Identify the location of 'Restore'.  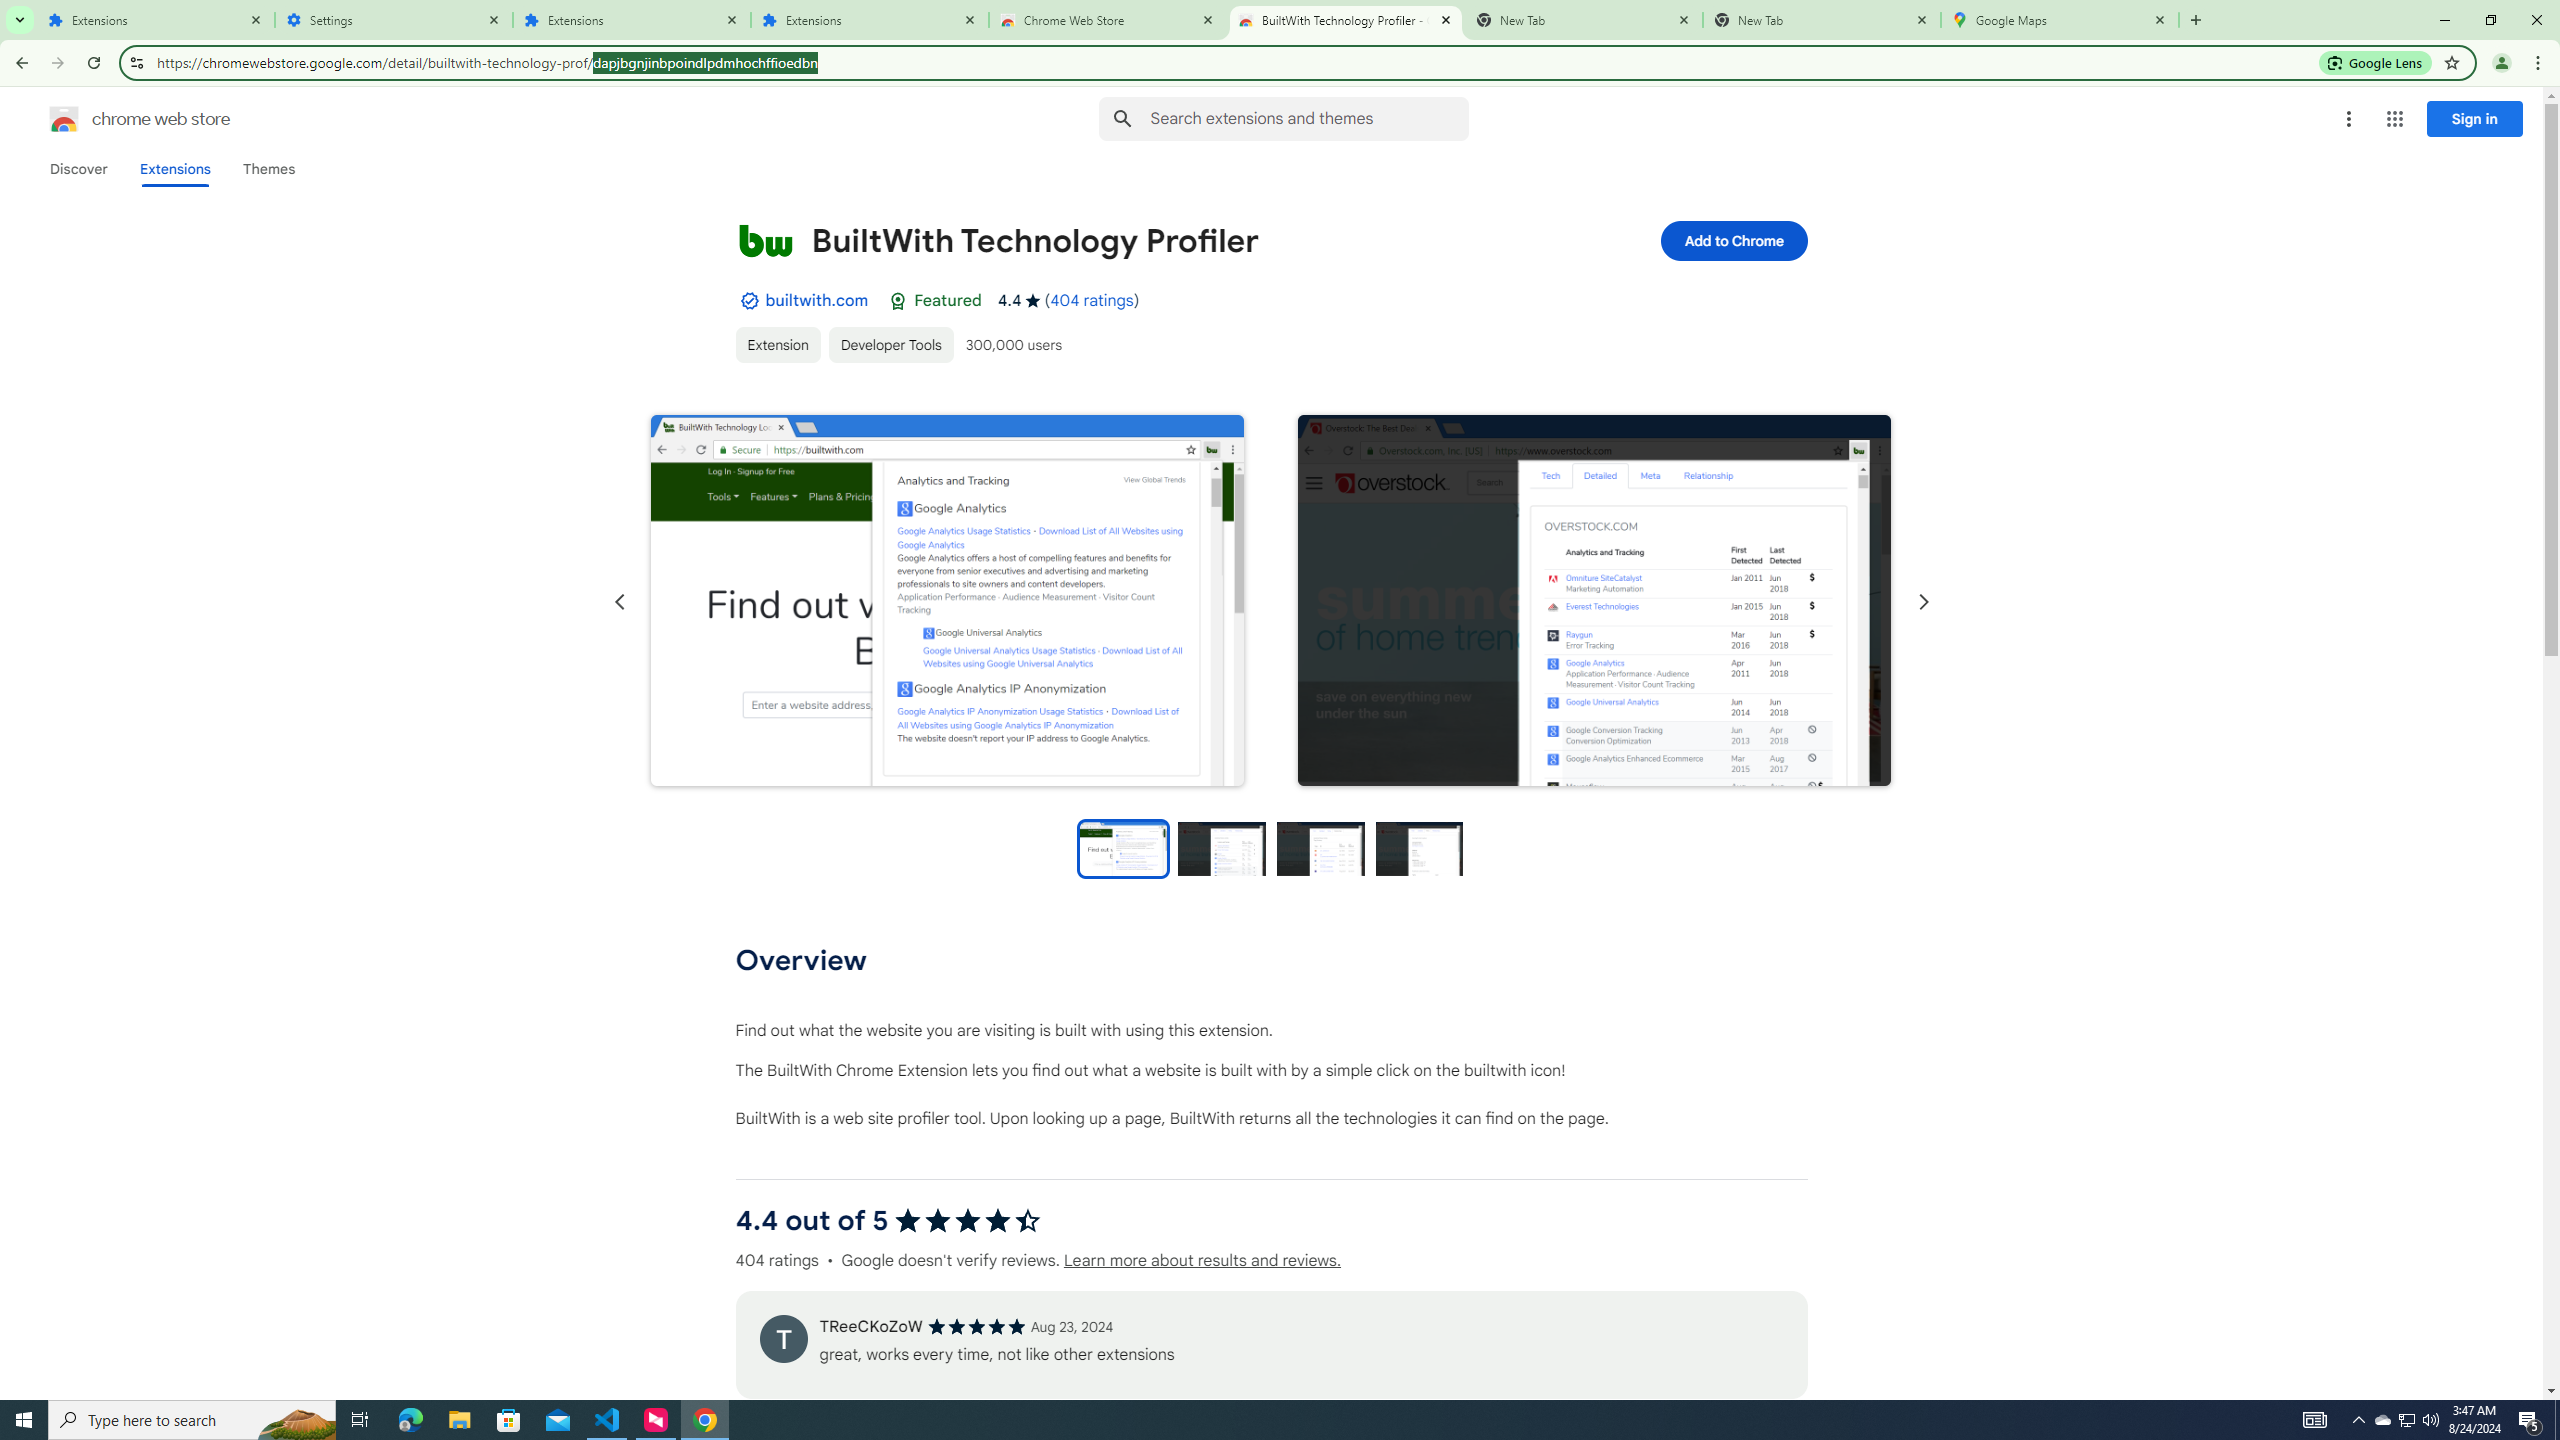
(2490, 19).